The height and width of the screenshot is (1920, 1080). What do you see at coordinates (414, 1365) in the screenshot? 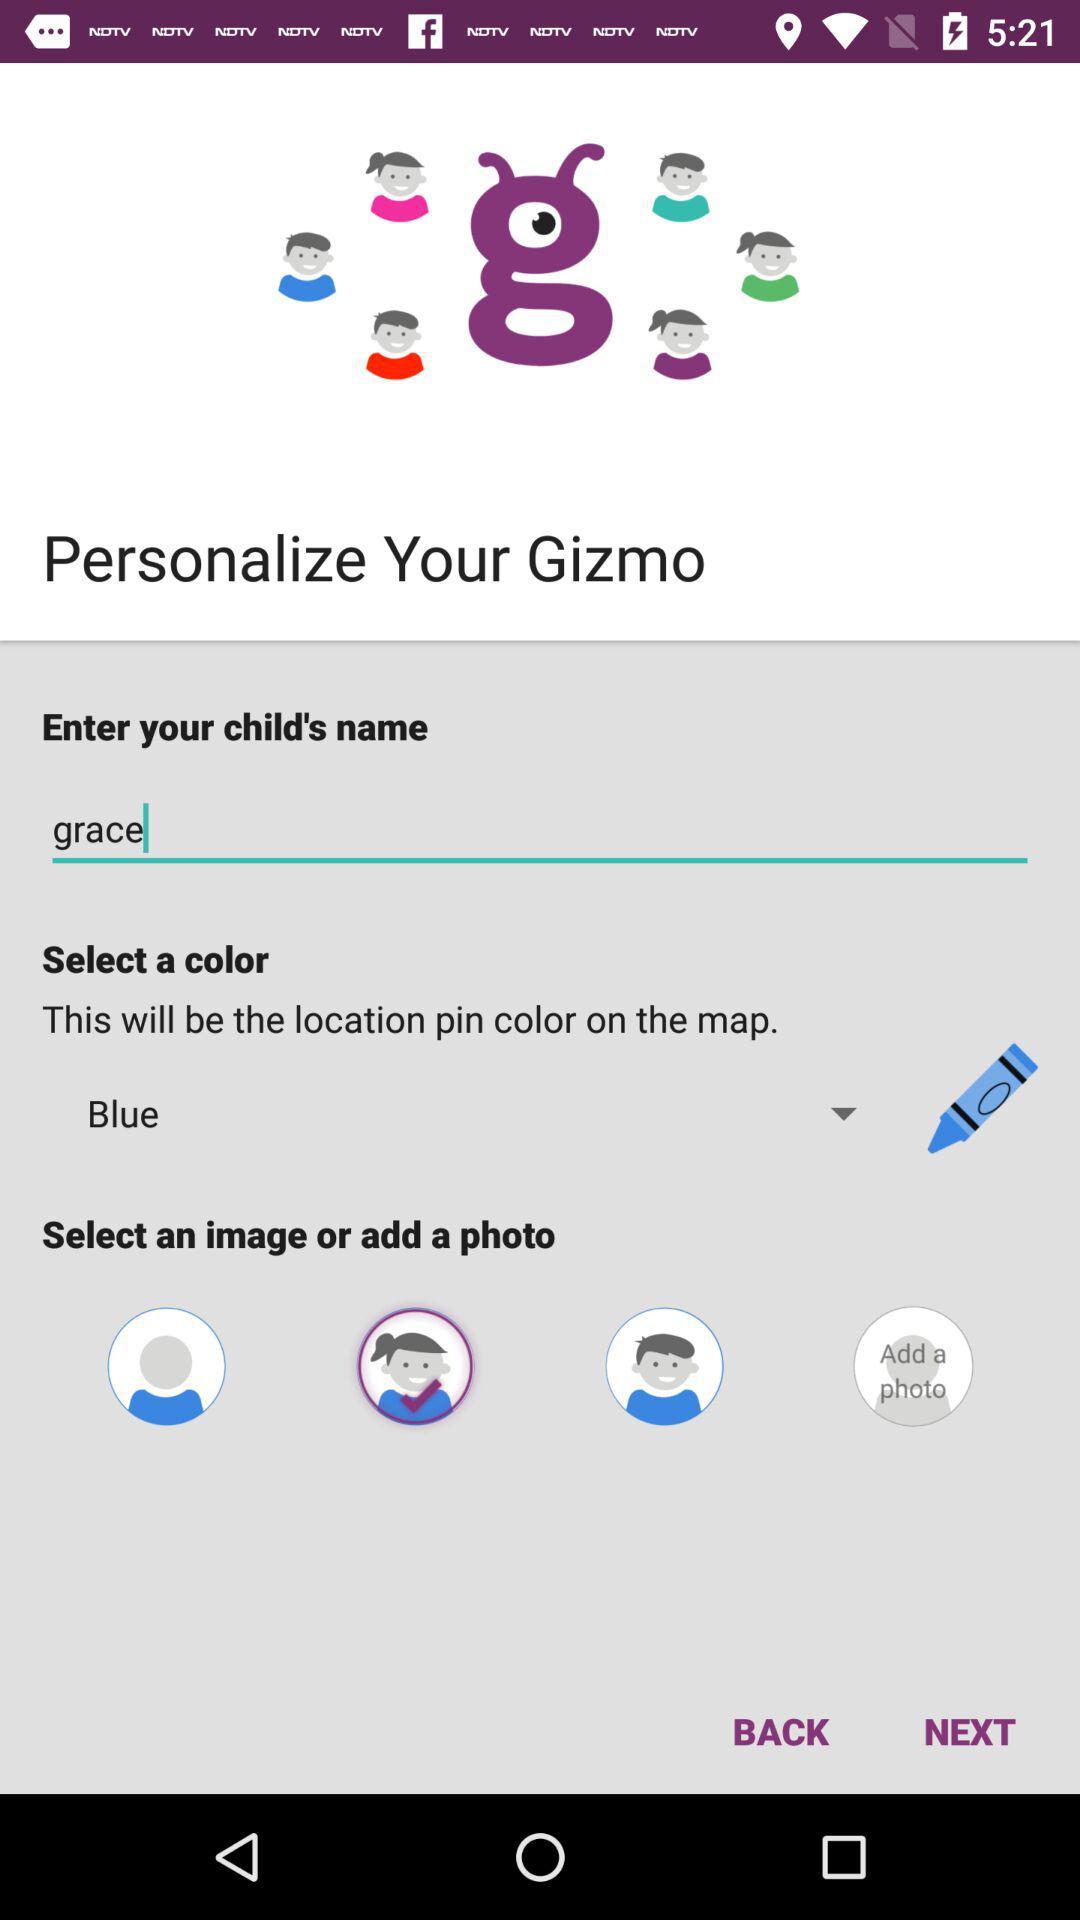
I see `the image` at bounding box center [414, 1365].